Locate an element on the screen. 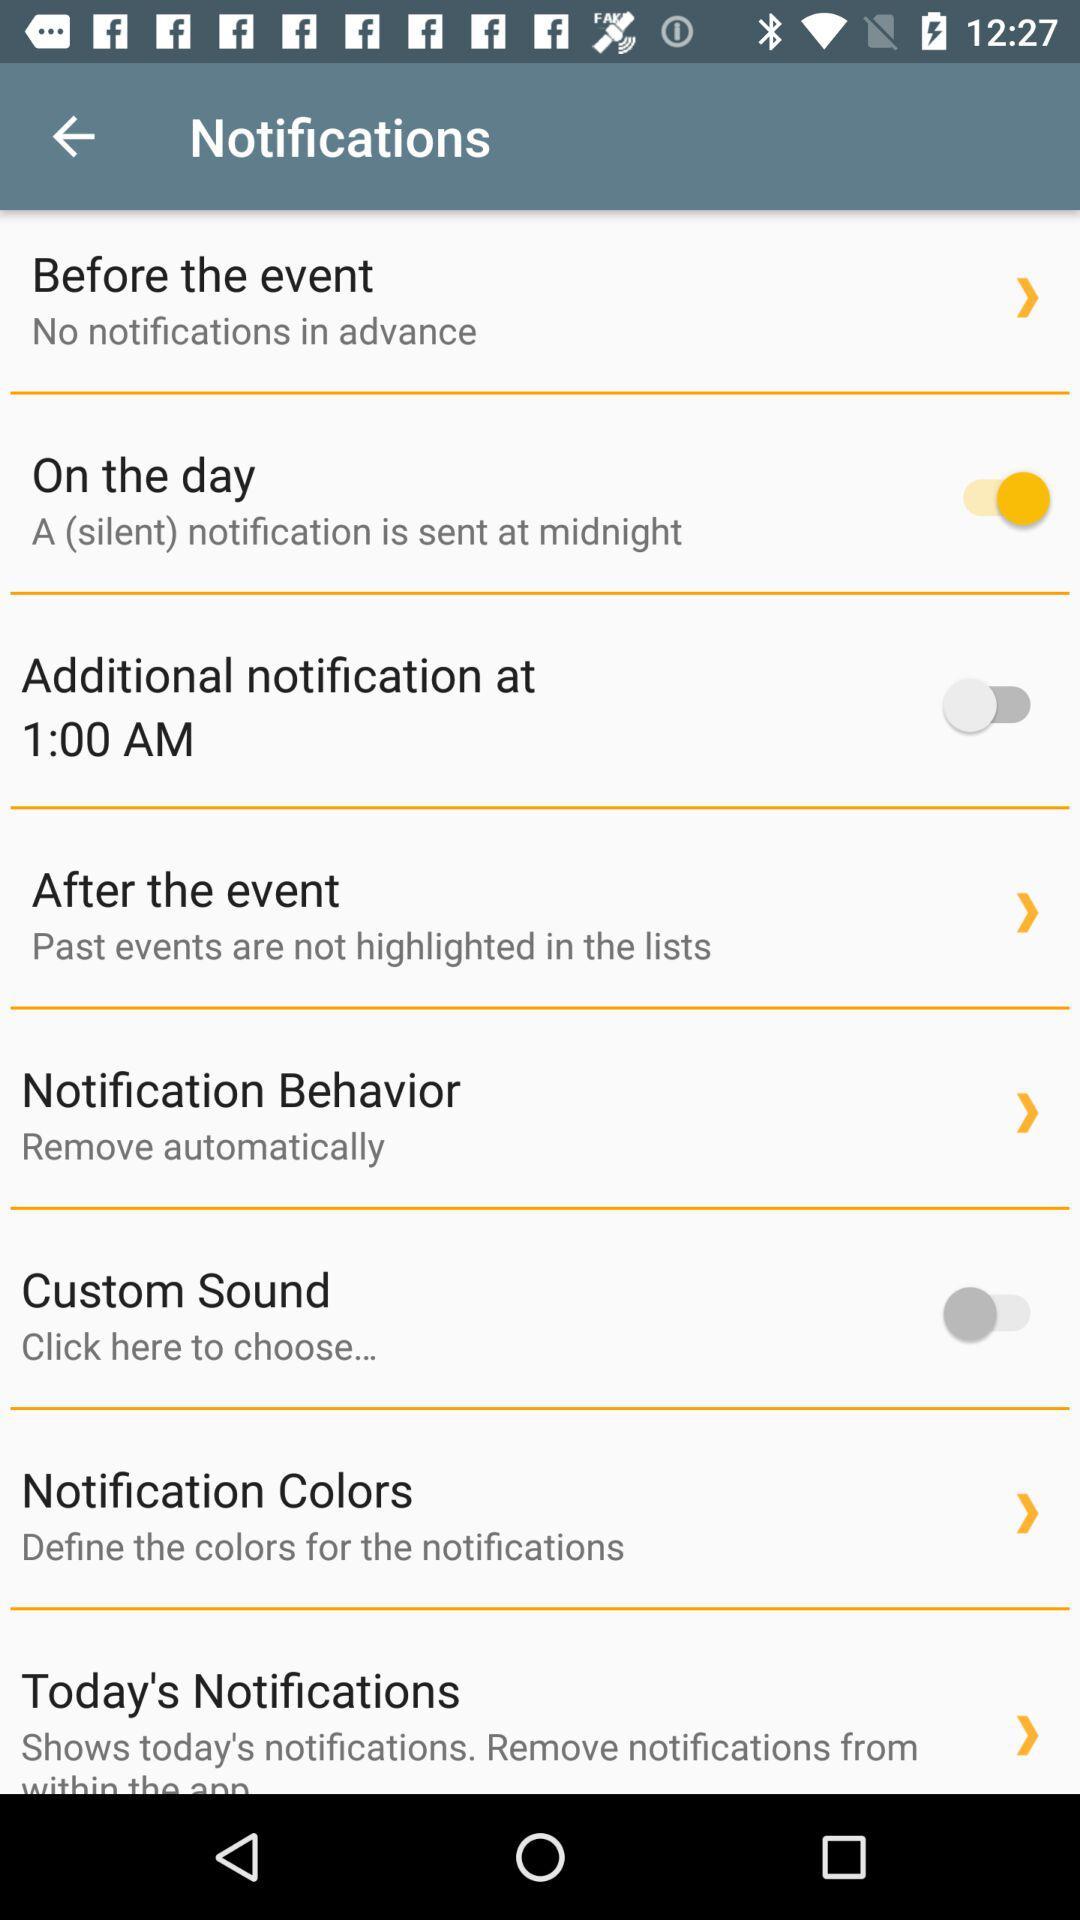 This screenshot has height=1920, width=1080. the icon to the right of additional notification at item is located at coordinates (996, 705).